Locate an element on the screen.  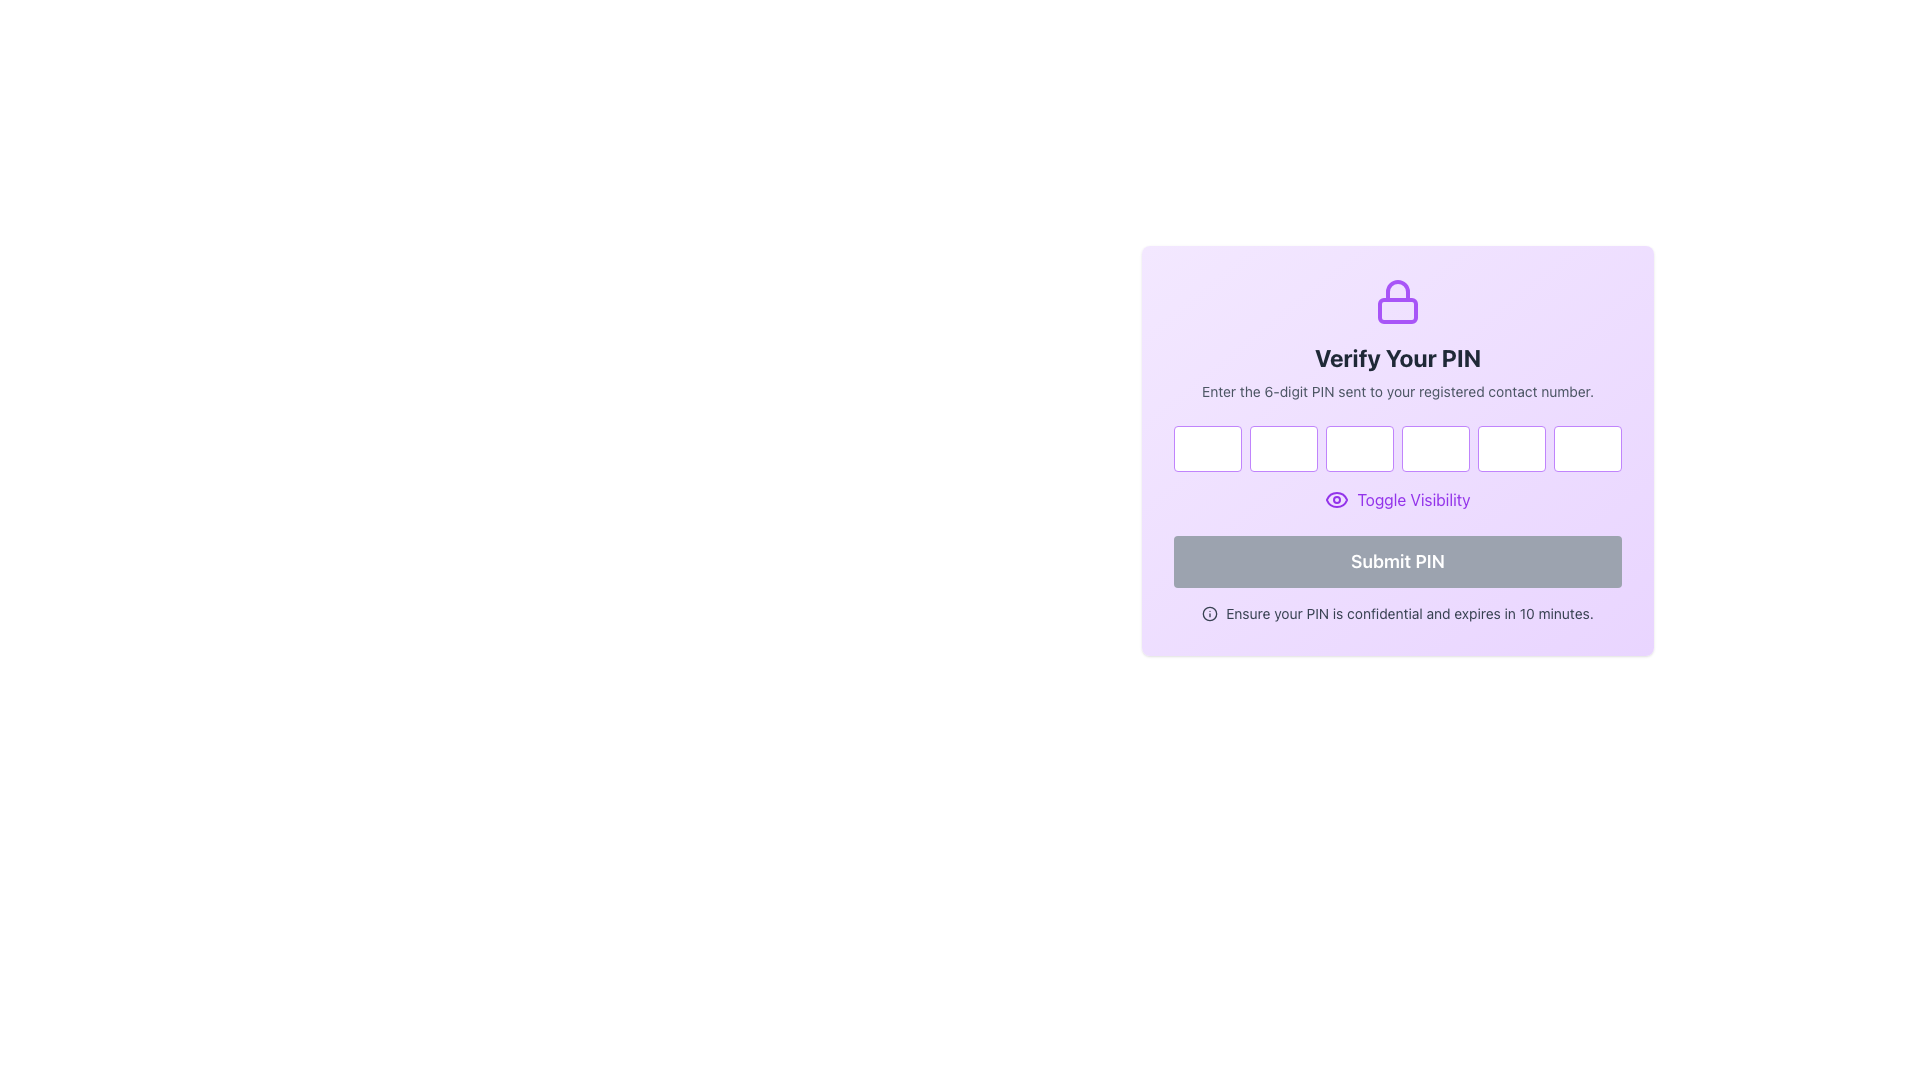
the circular SVG icon representing an informational symbol located to the left of the text 'Ensure your PIN is confidential and expires in 10 minutes.' is located at coordinates (1209, 612).